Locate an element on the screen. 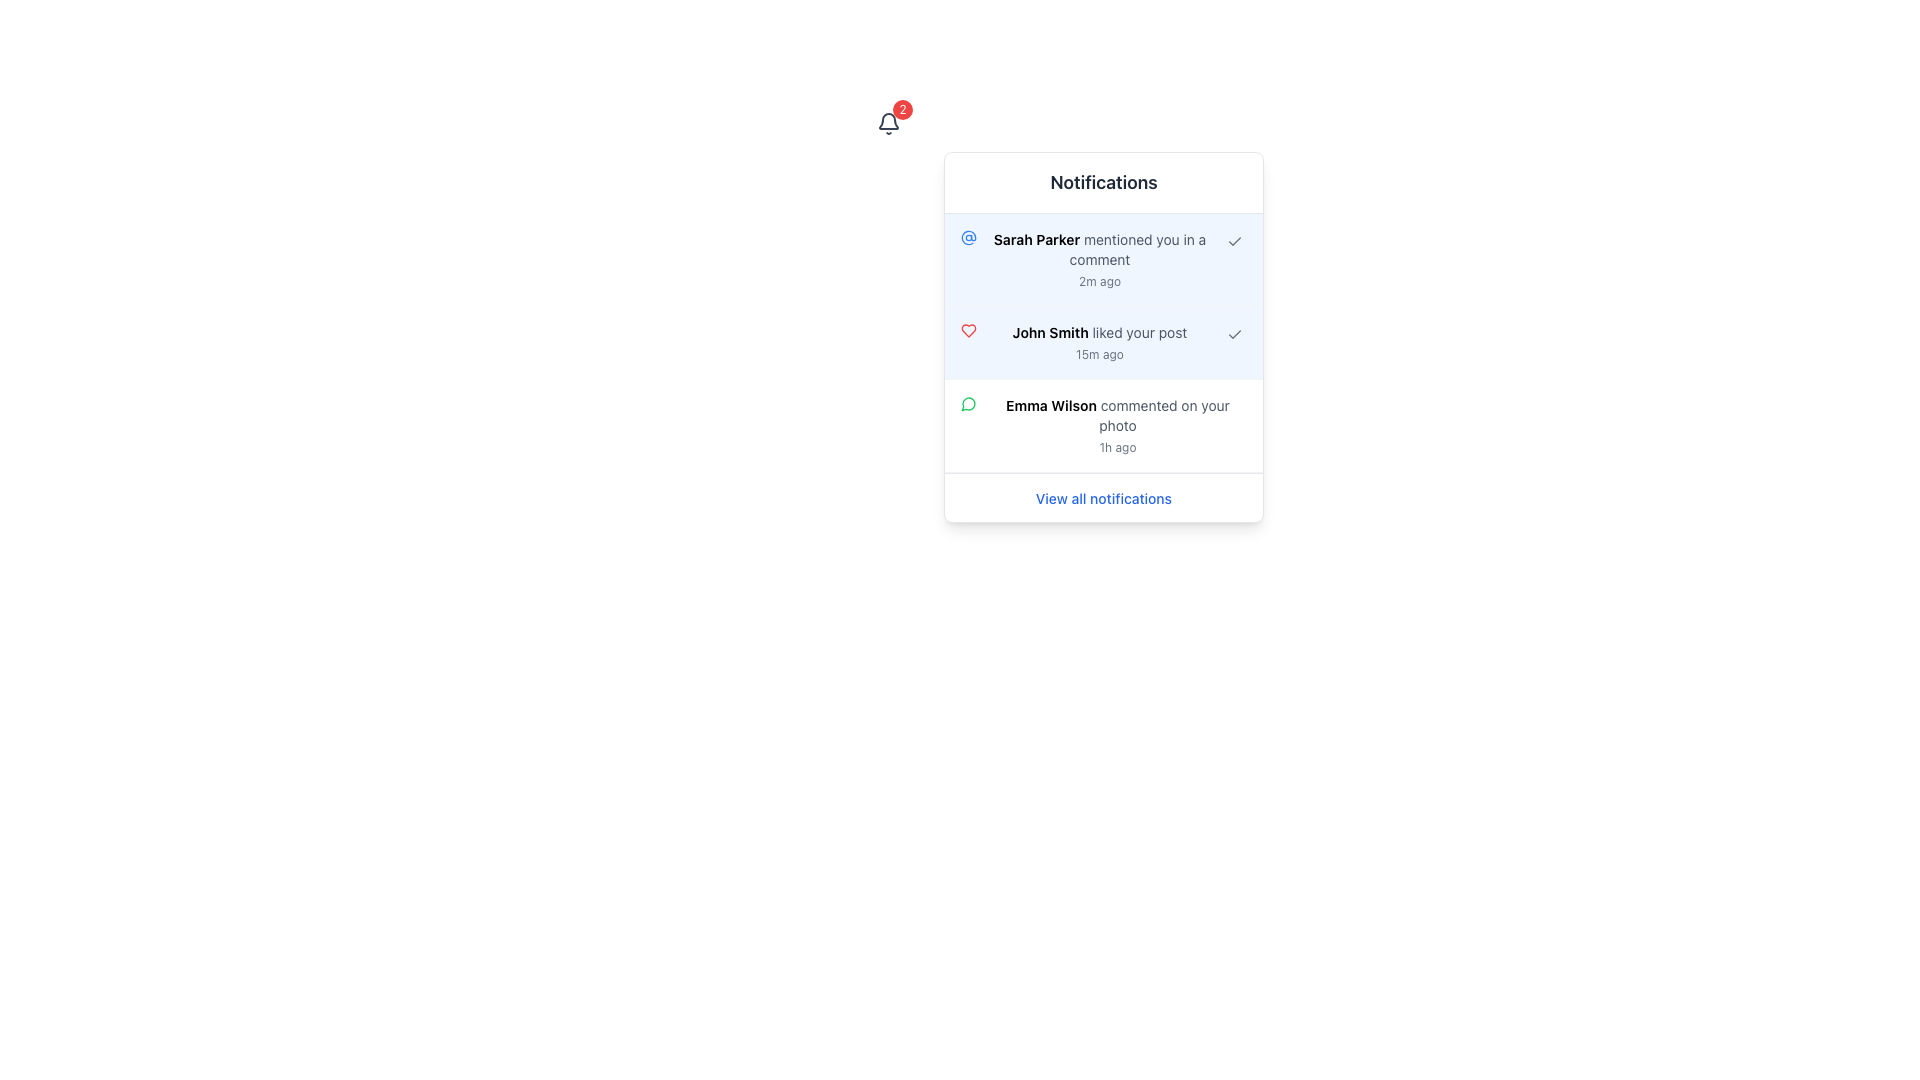 The width and height of the screenshot is (1920, 1080). the hyperlink located at the bottom of the notification panel, below the light grey horizontal divider is located at coordinates (1103, 497).